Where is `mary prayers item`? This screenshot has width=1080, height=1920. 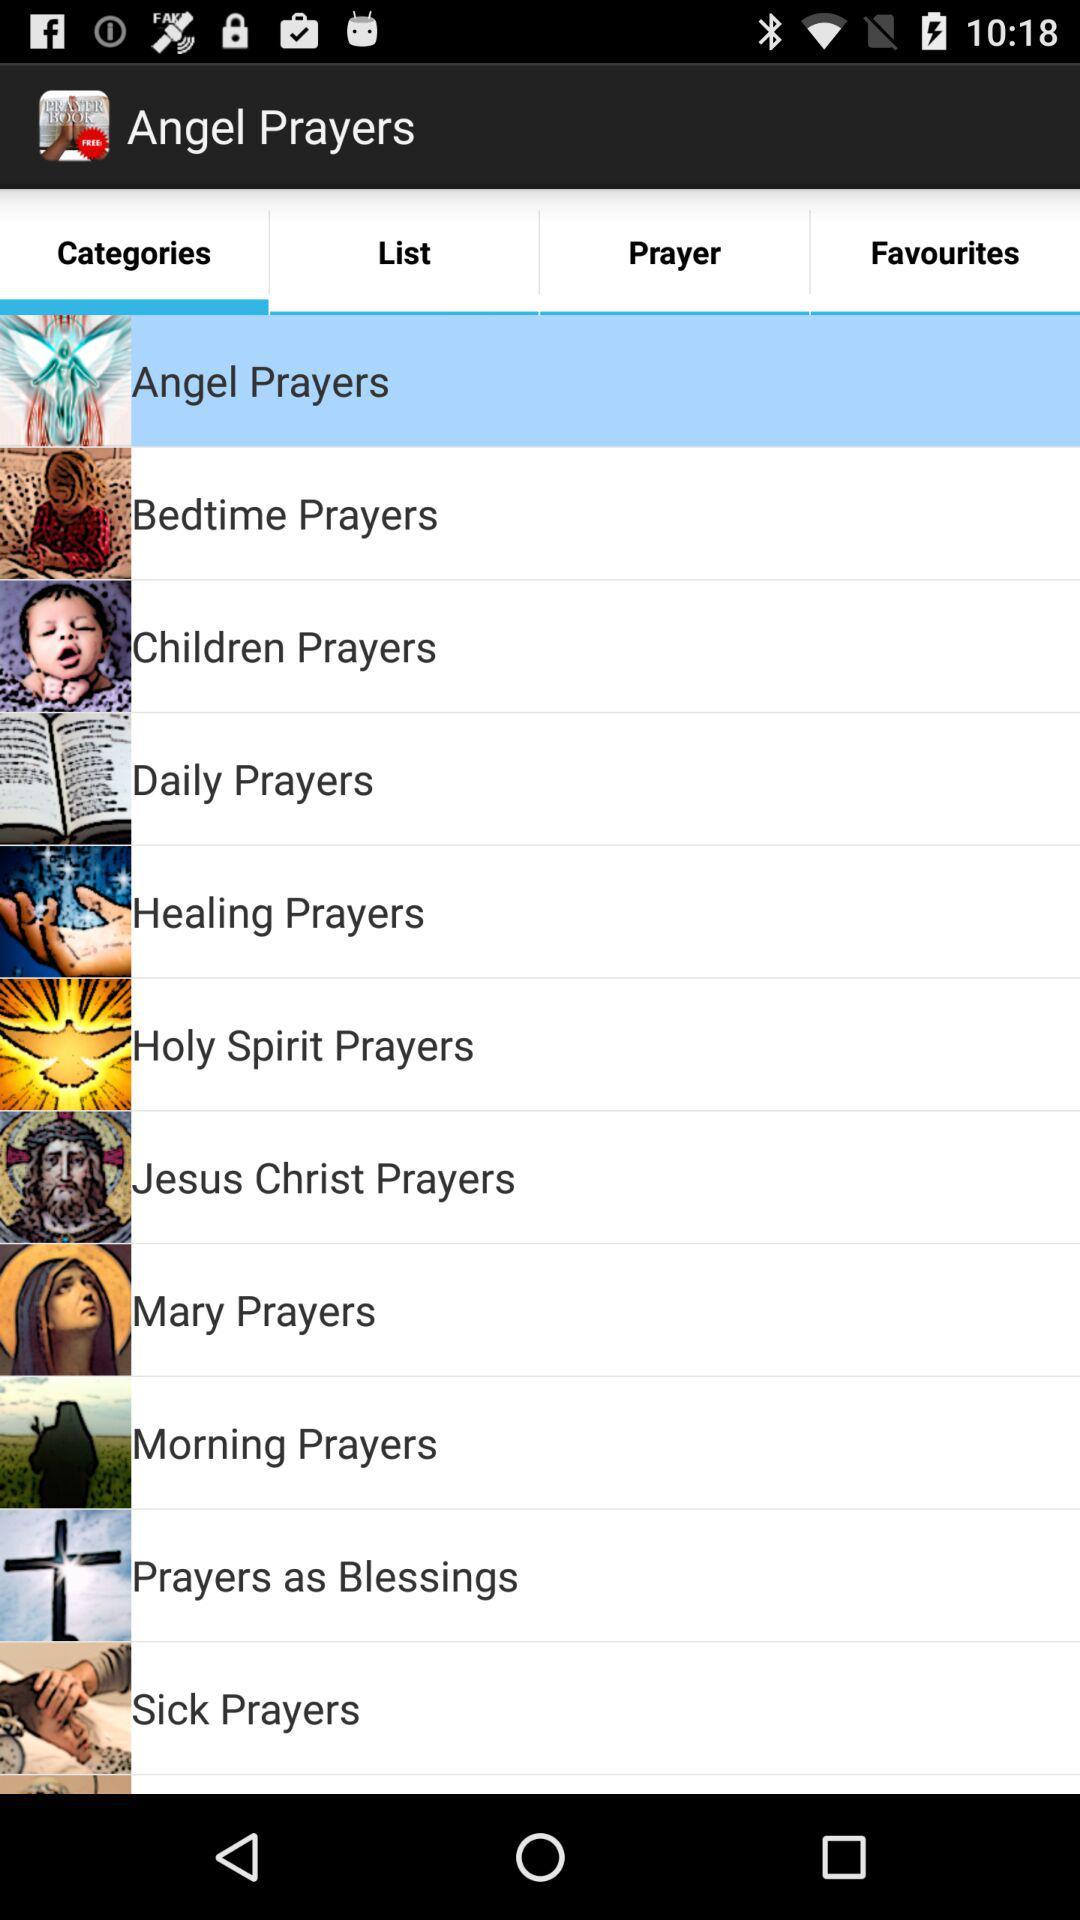 mary prayers item is located at coordinates (252, 1309).